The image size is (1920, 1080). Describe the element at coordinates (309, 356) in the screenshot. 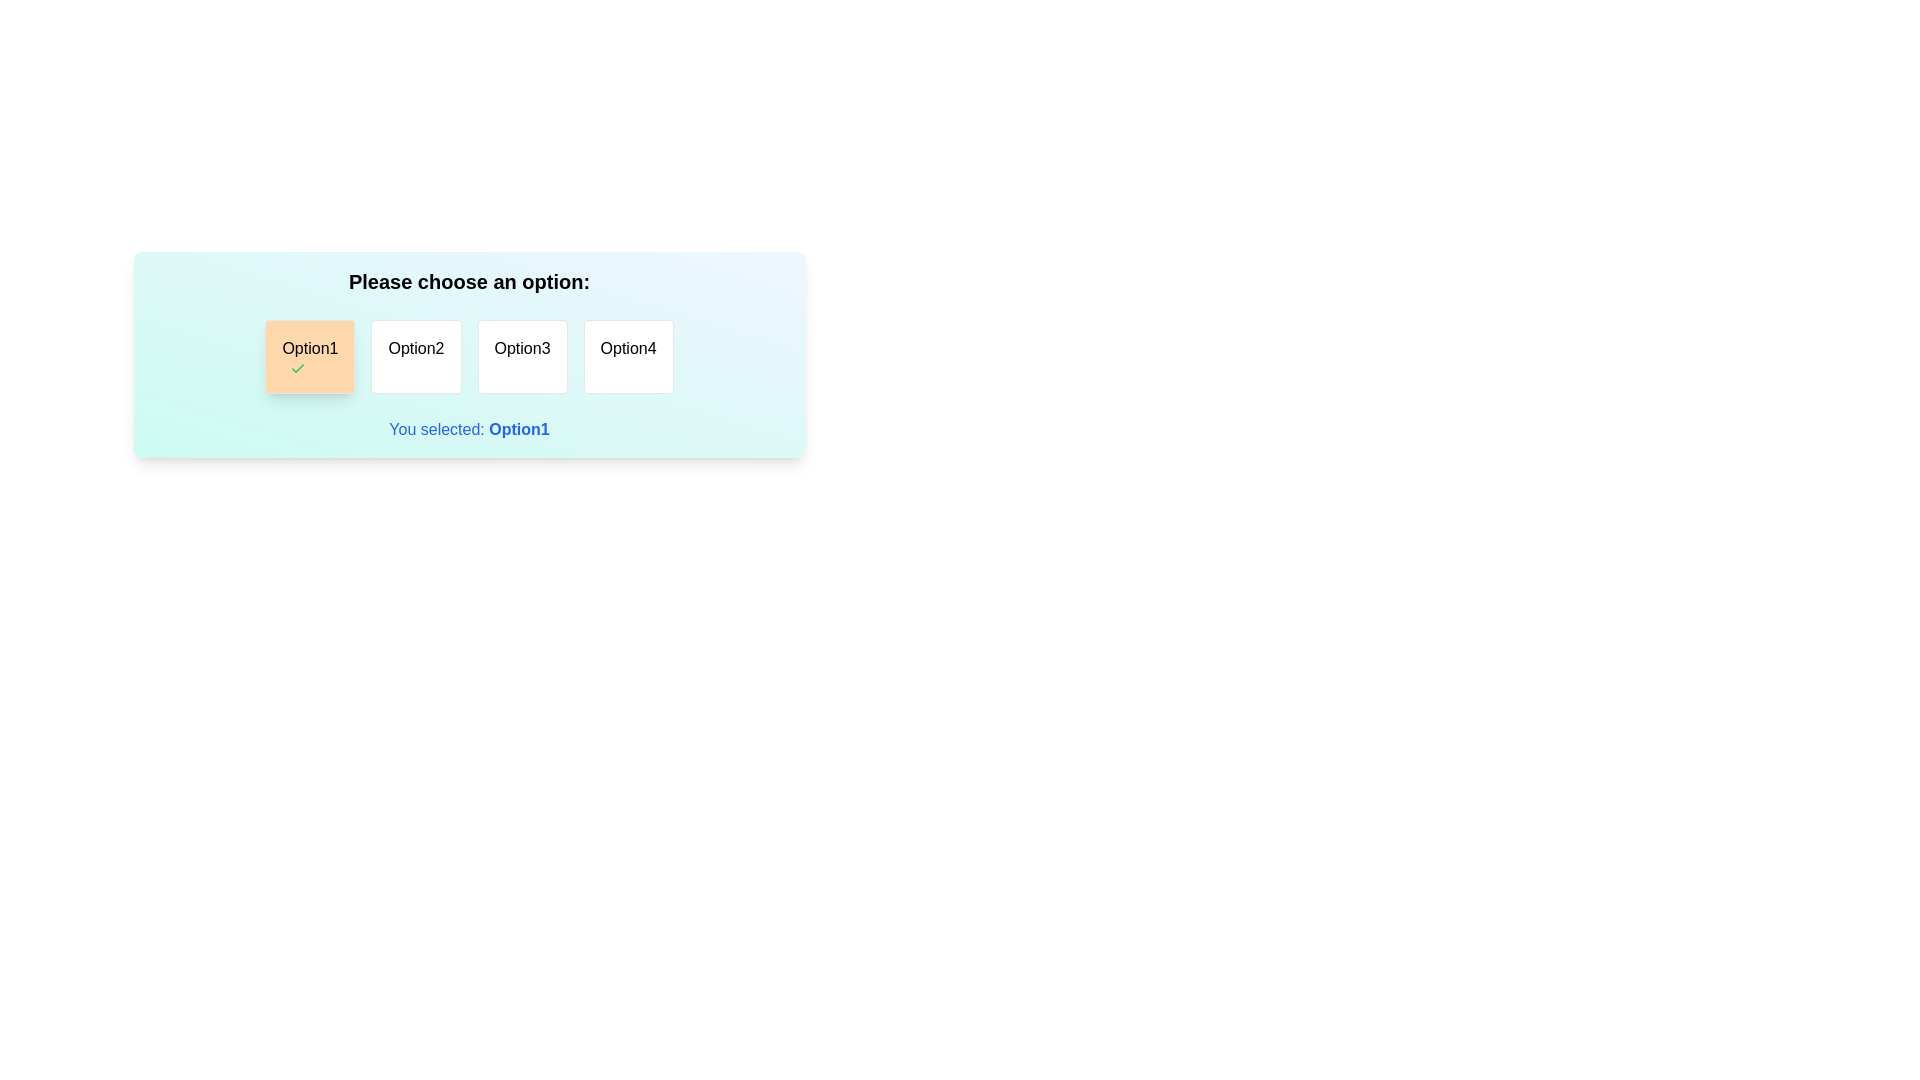

I see `the leftmost selectable tile with an orange background and the text 'Option1'` at that location.